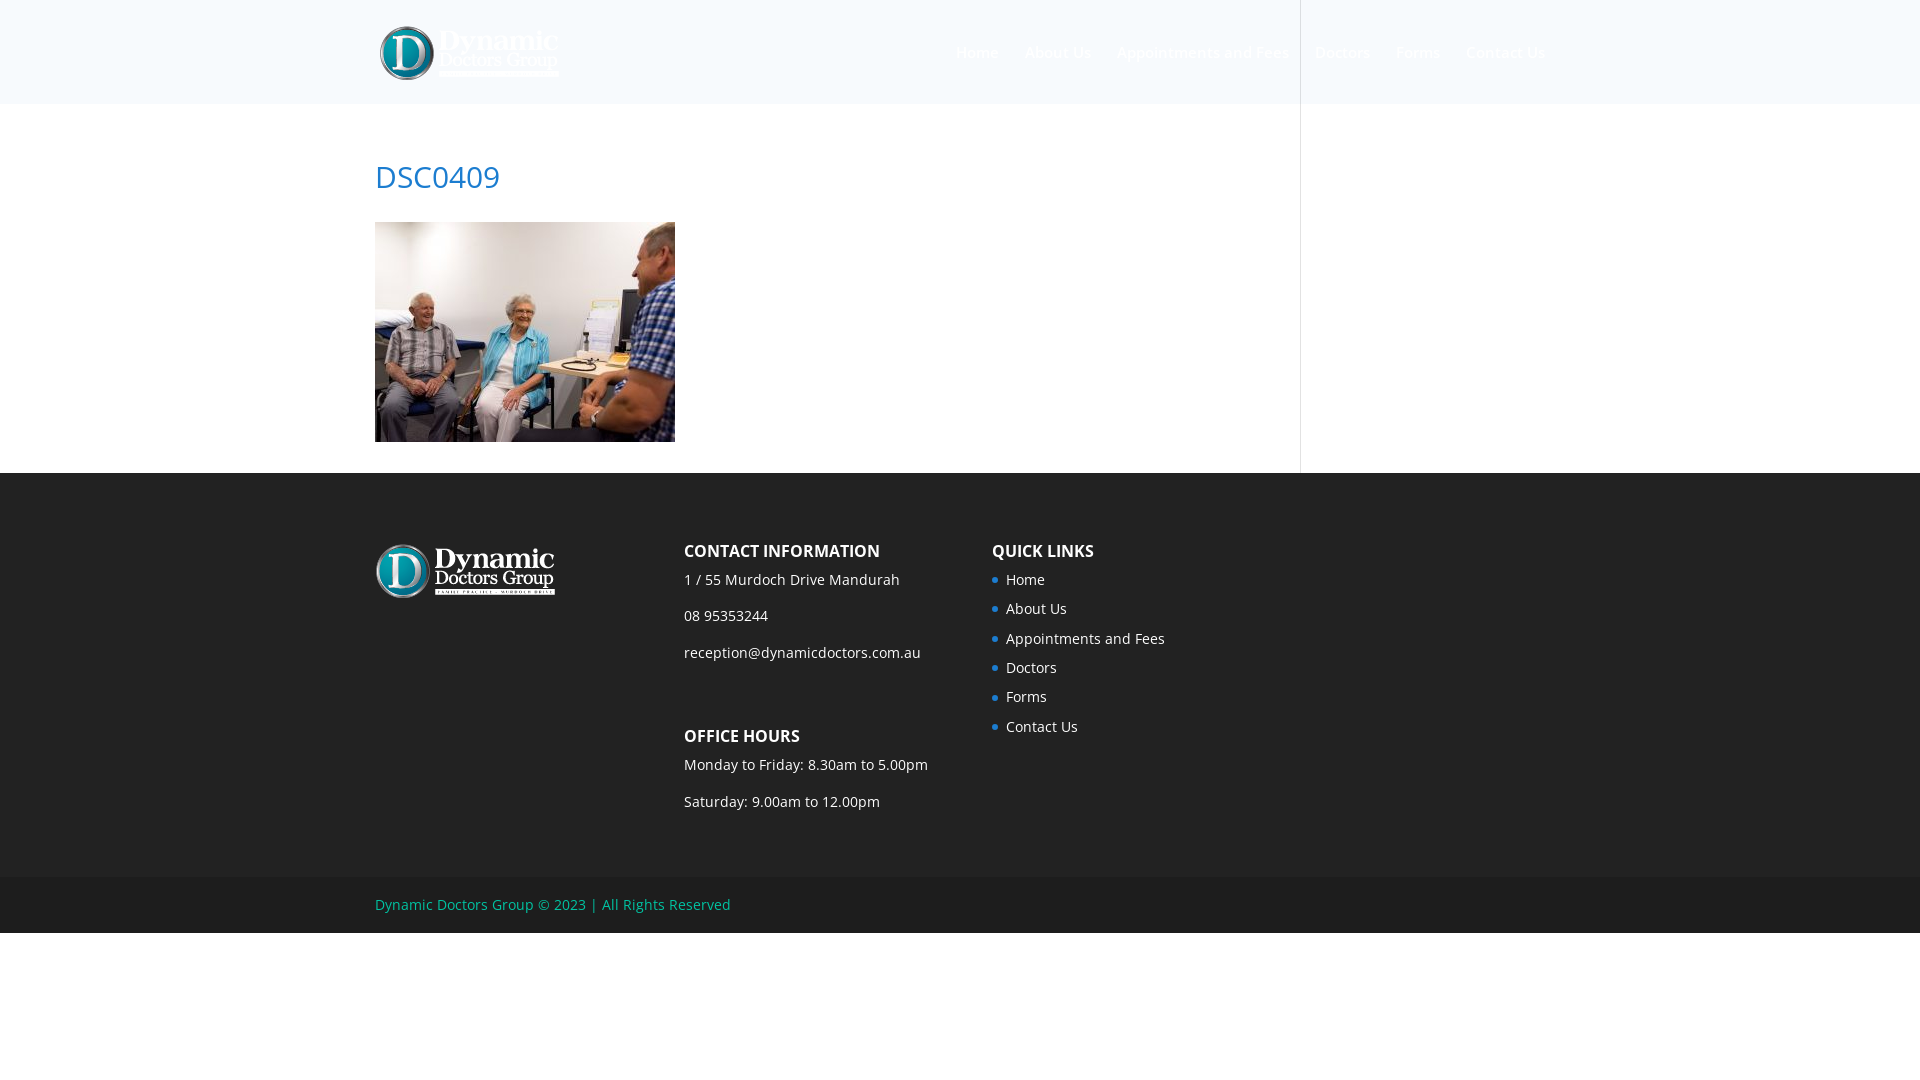 The height and width of the screenshot is (1080, 1920). I want to click on 'Forms', so click(1416, 73).